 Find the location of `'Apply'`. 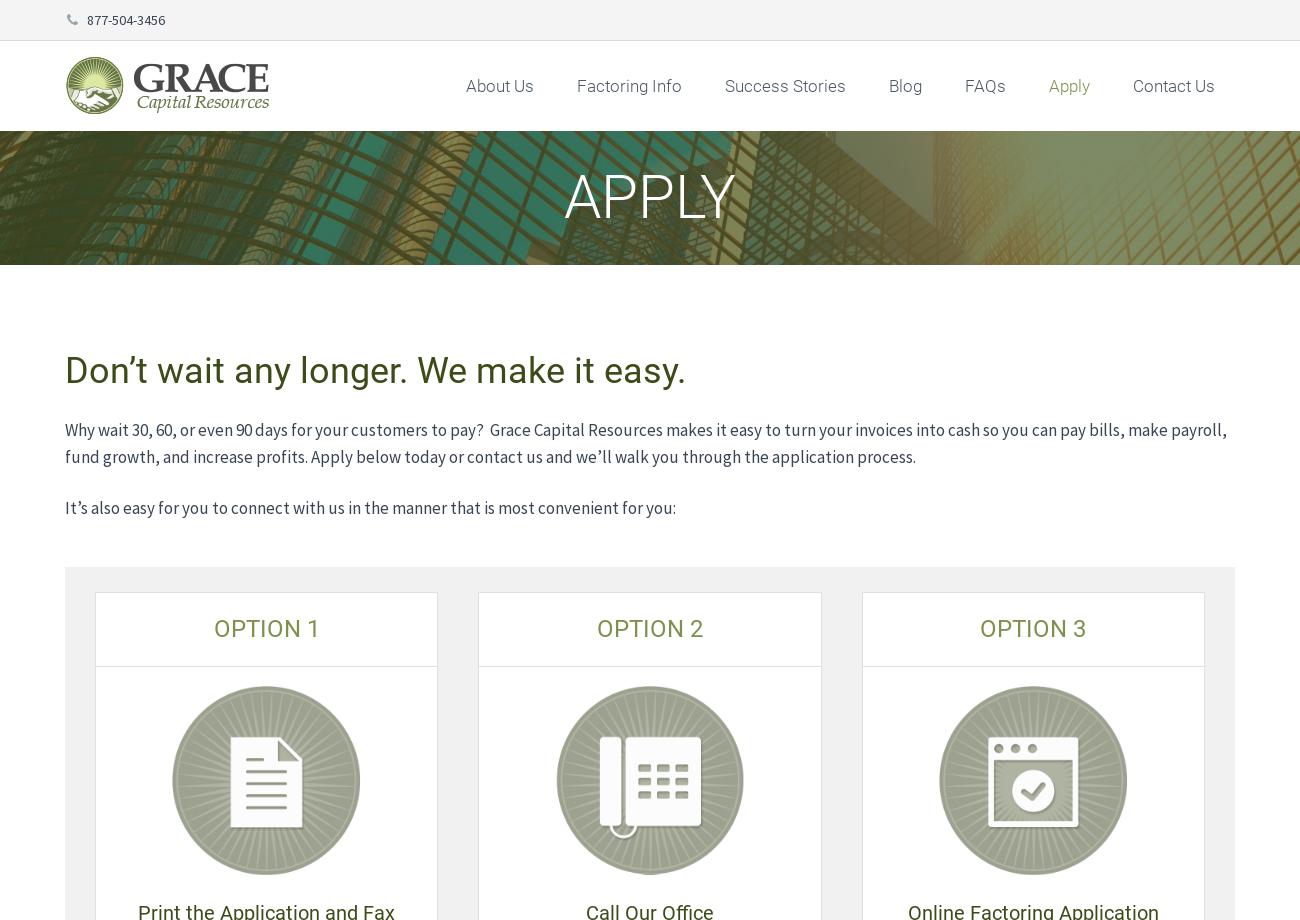

'Apply' is located at coordinates (1069, 86).